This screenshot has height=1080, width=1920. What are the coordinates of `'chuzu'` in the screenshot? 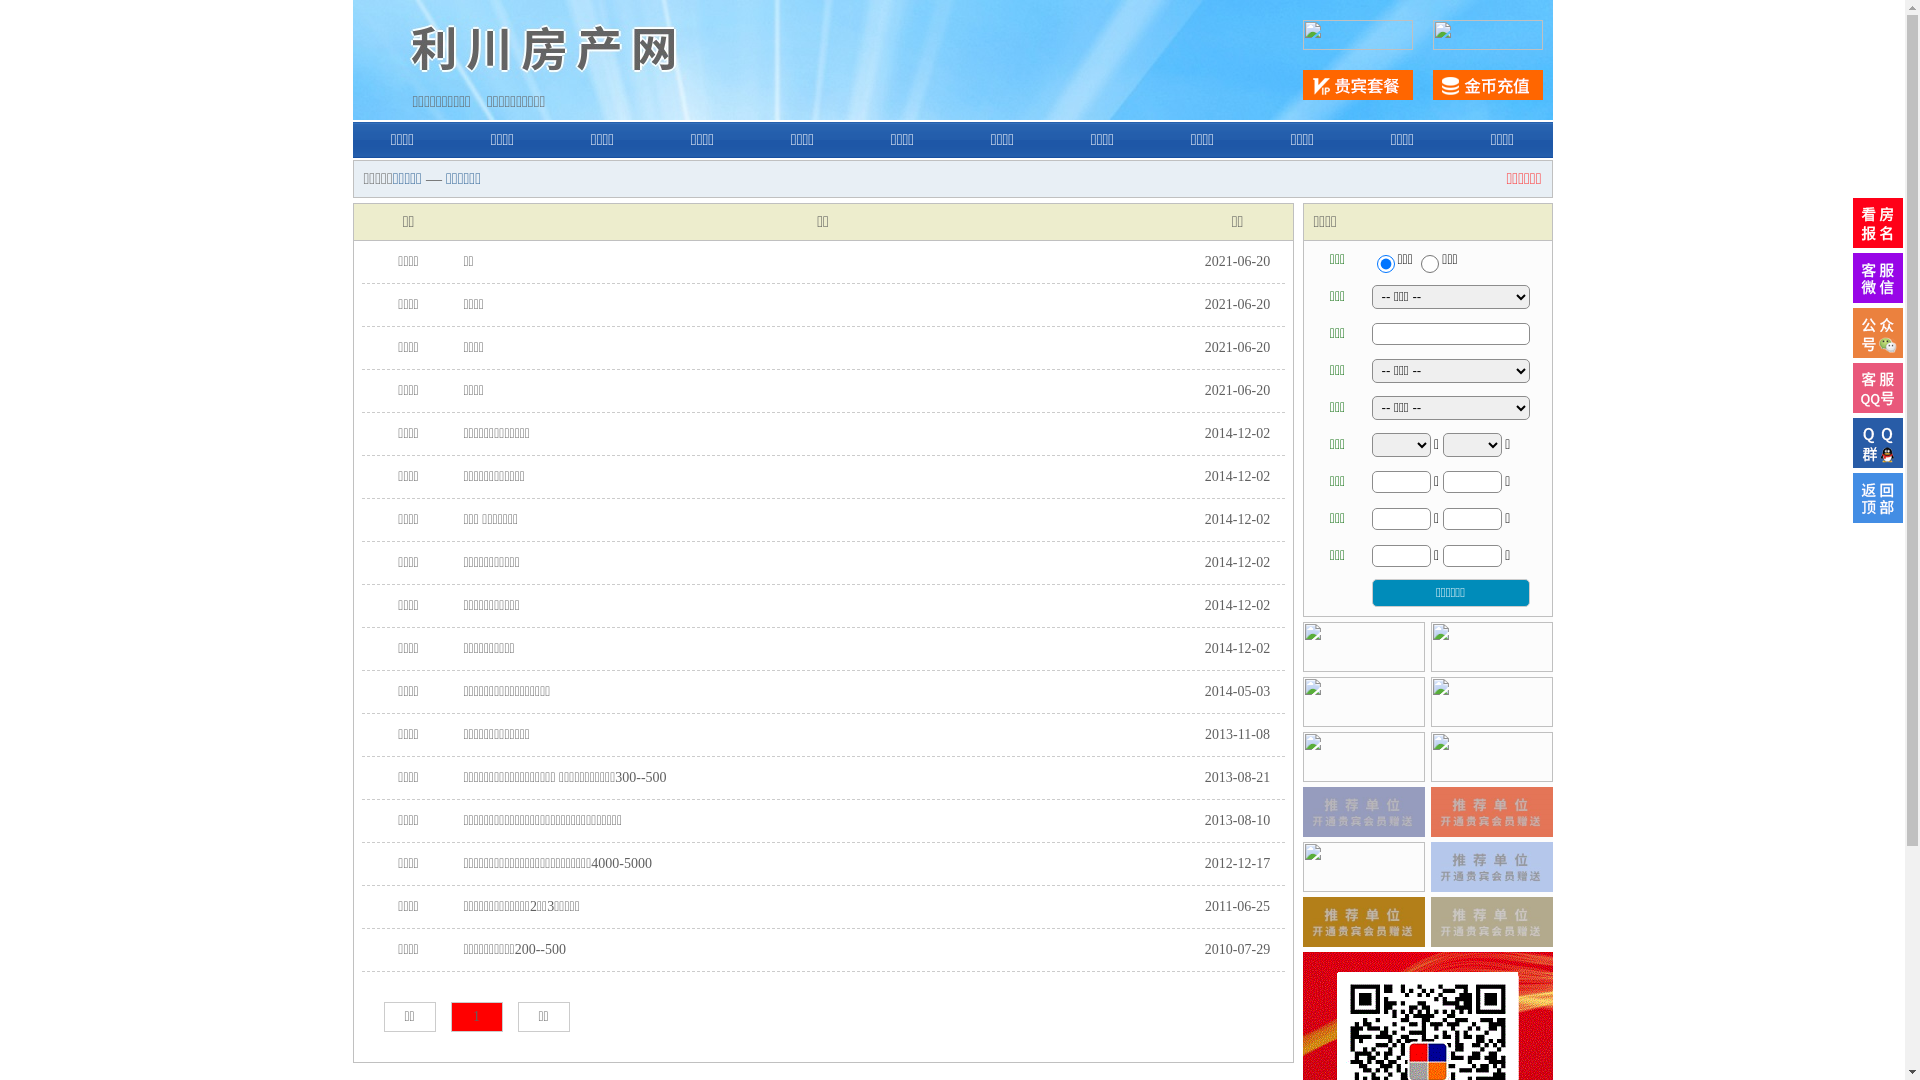 It's located at (1429, 262).